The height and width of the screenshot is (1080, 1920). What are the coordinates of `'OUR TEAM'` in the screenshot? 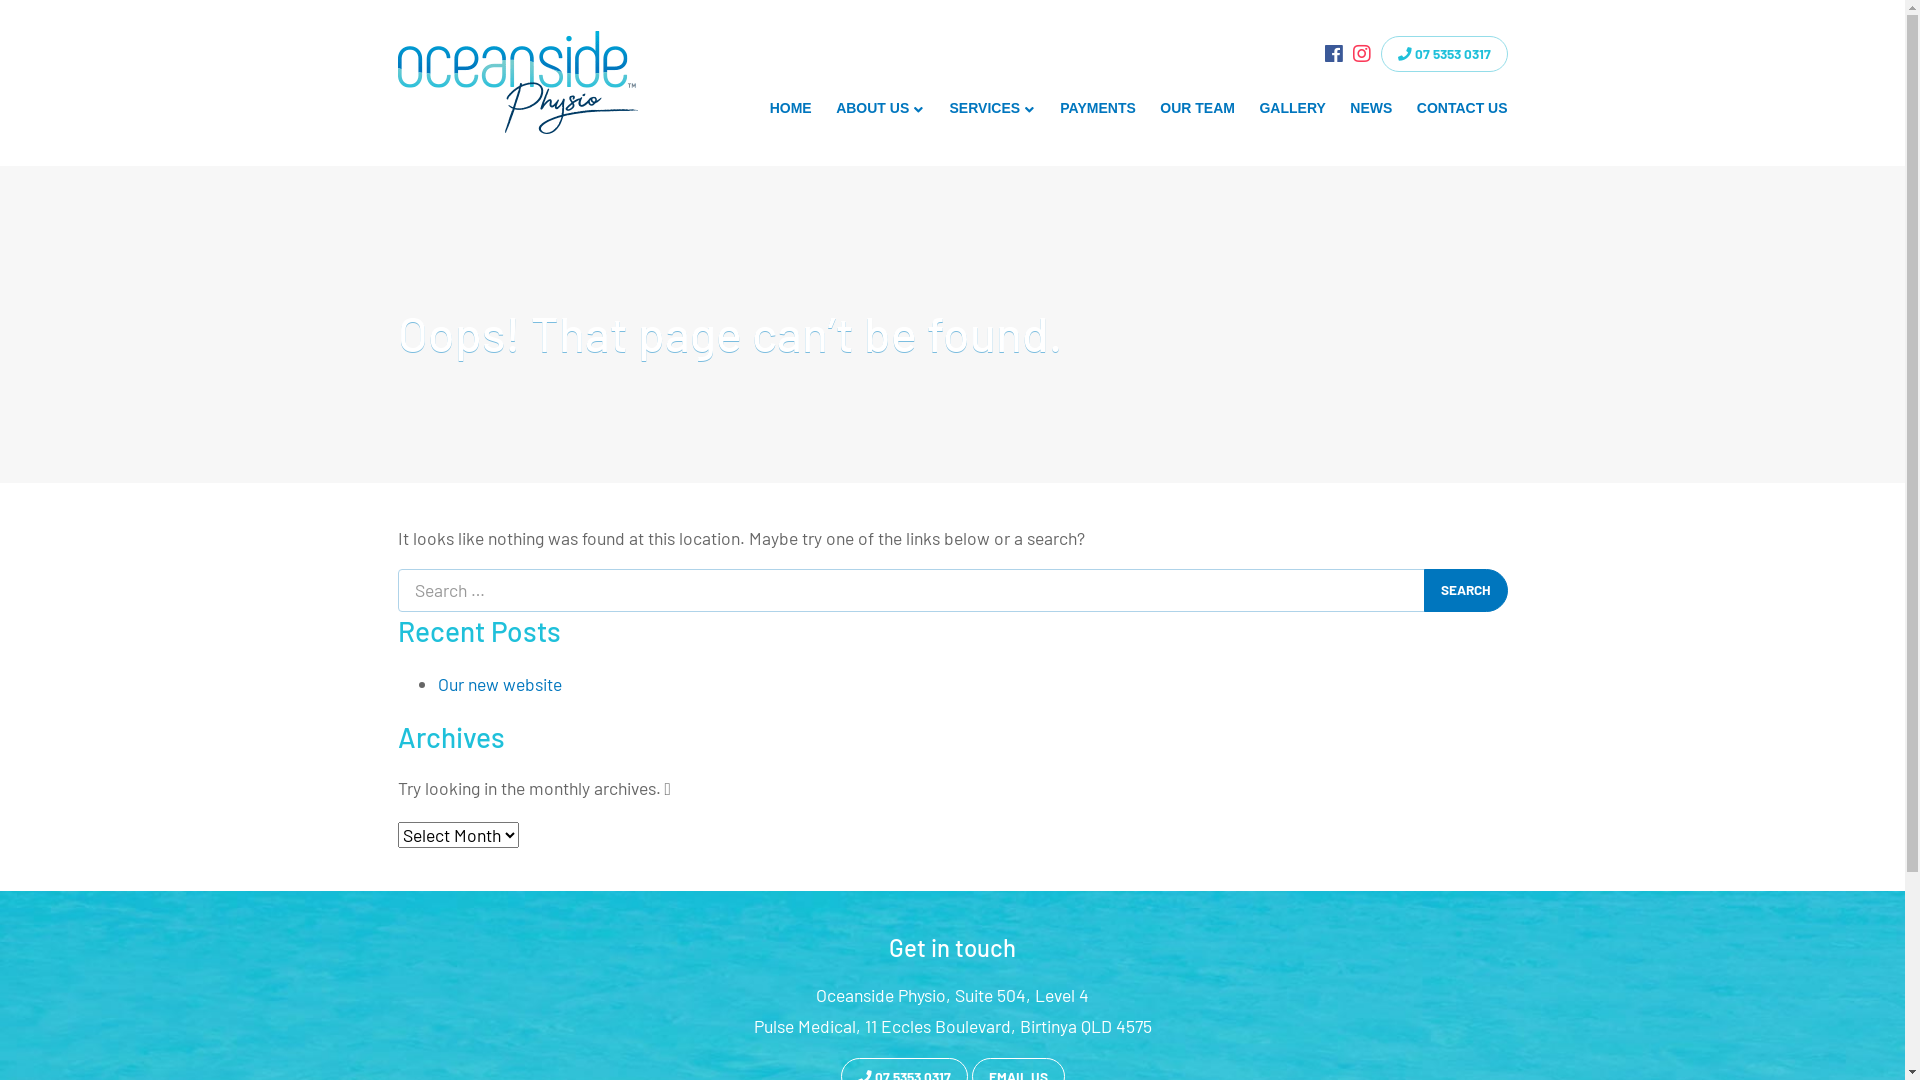 It's located at (1197, 108).